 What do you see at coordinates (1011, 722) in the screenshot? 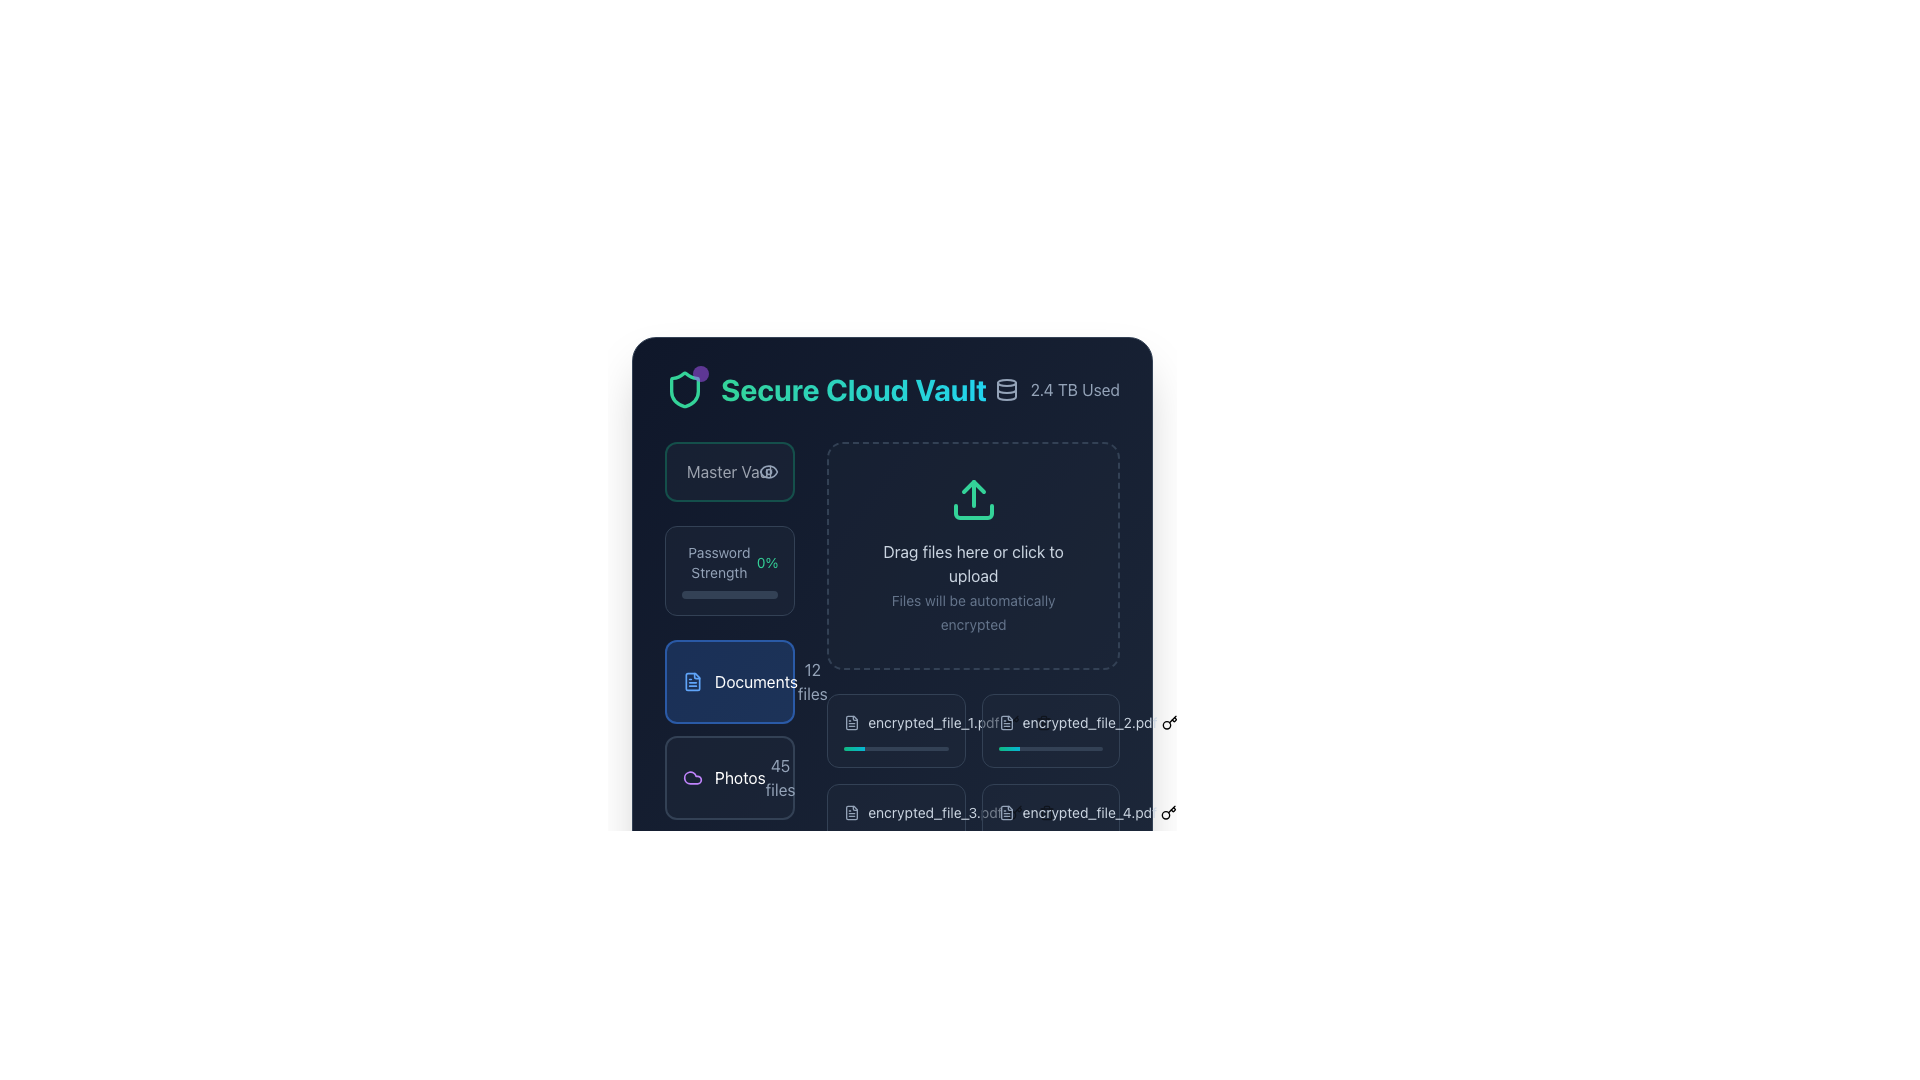
I see `the first file management button (graphic icon)` at bounding box center [1011, 722].